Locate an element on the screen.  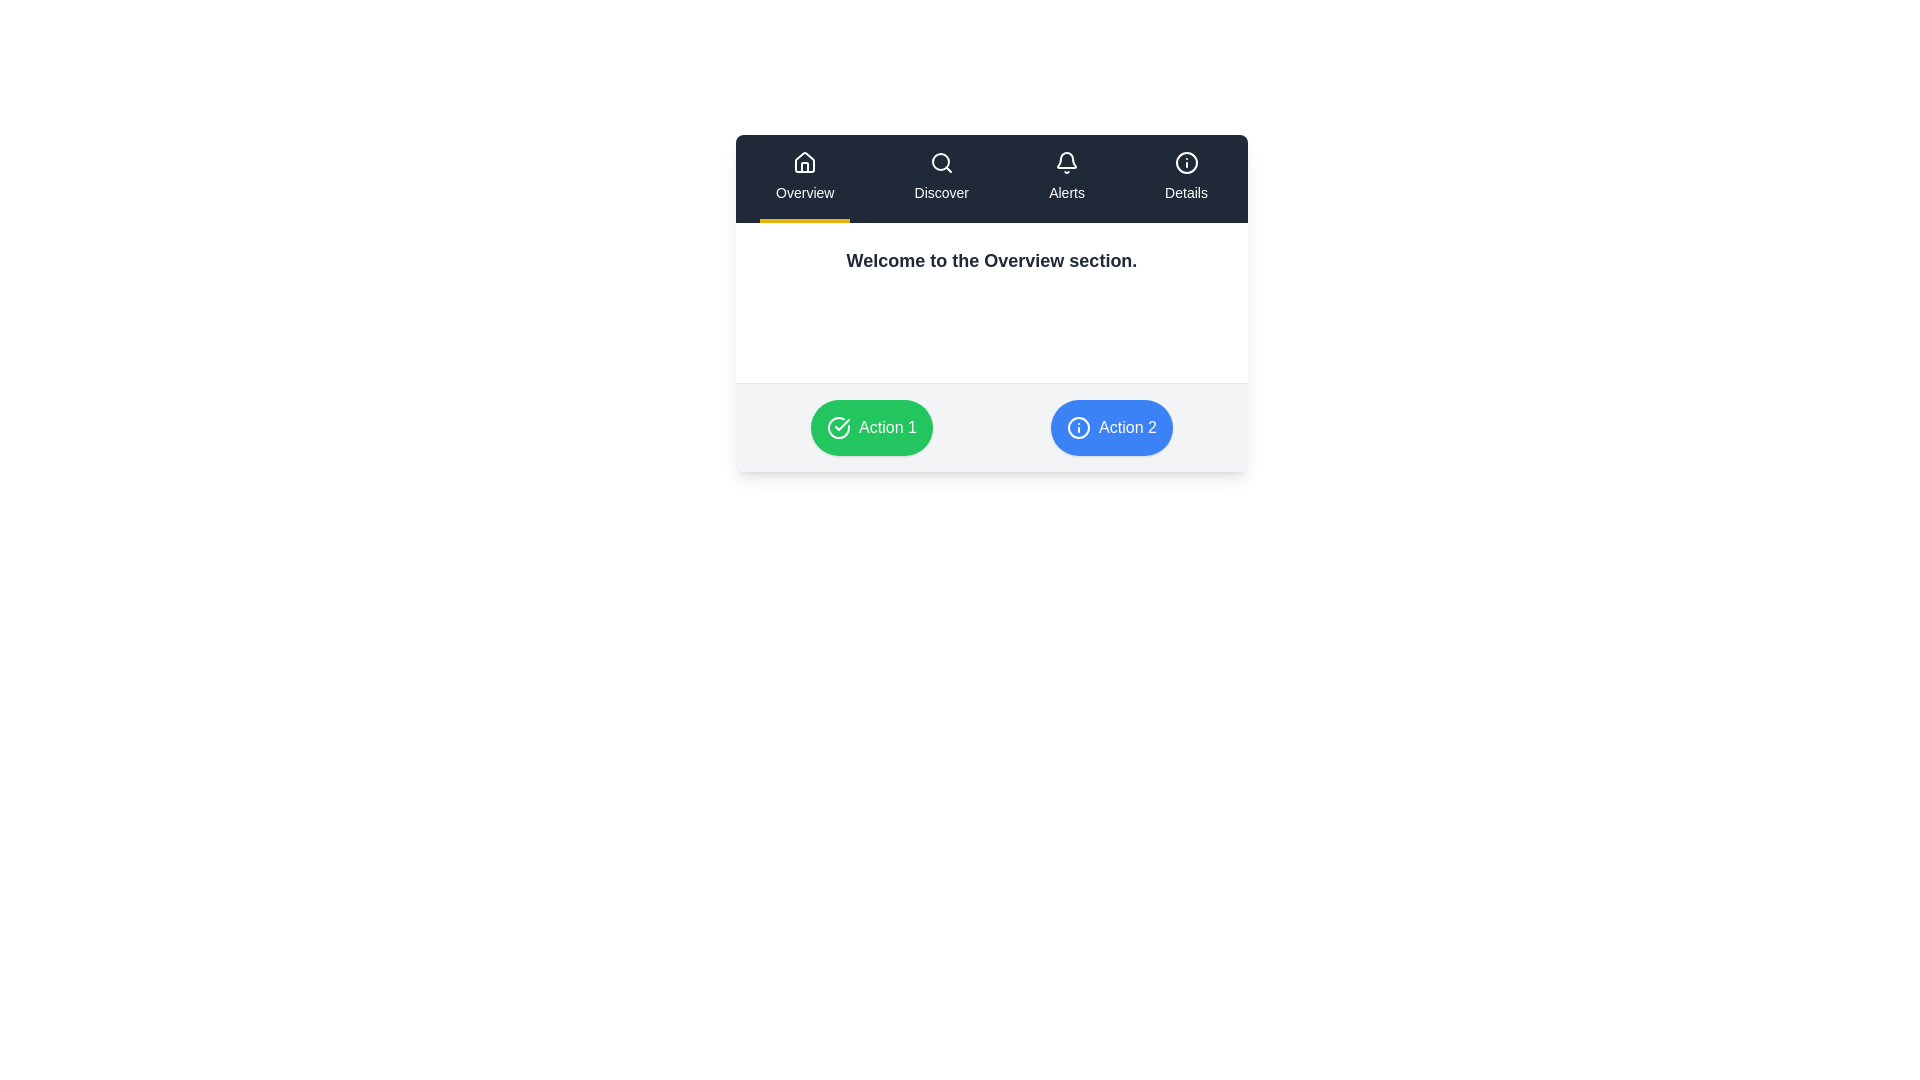
the 'Overview' tab in the navigation bar is located at coordinates (805, 192).